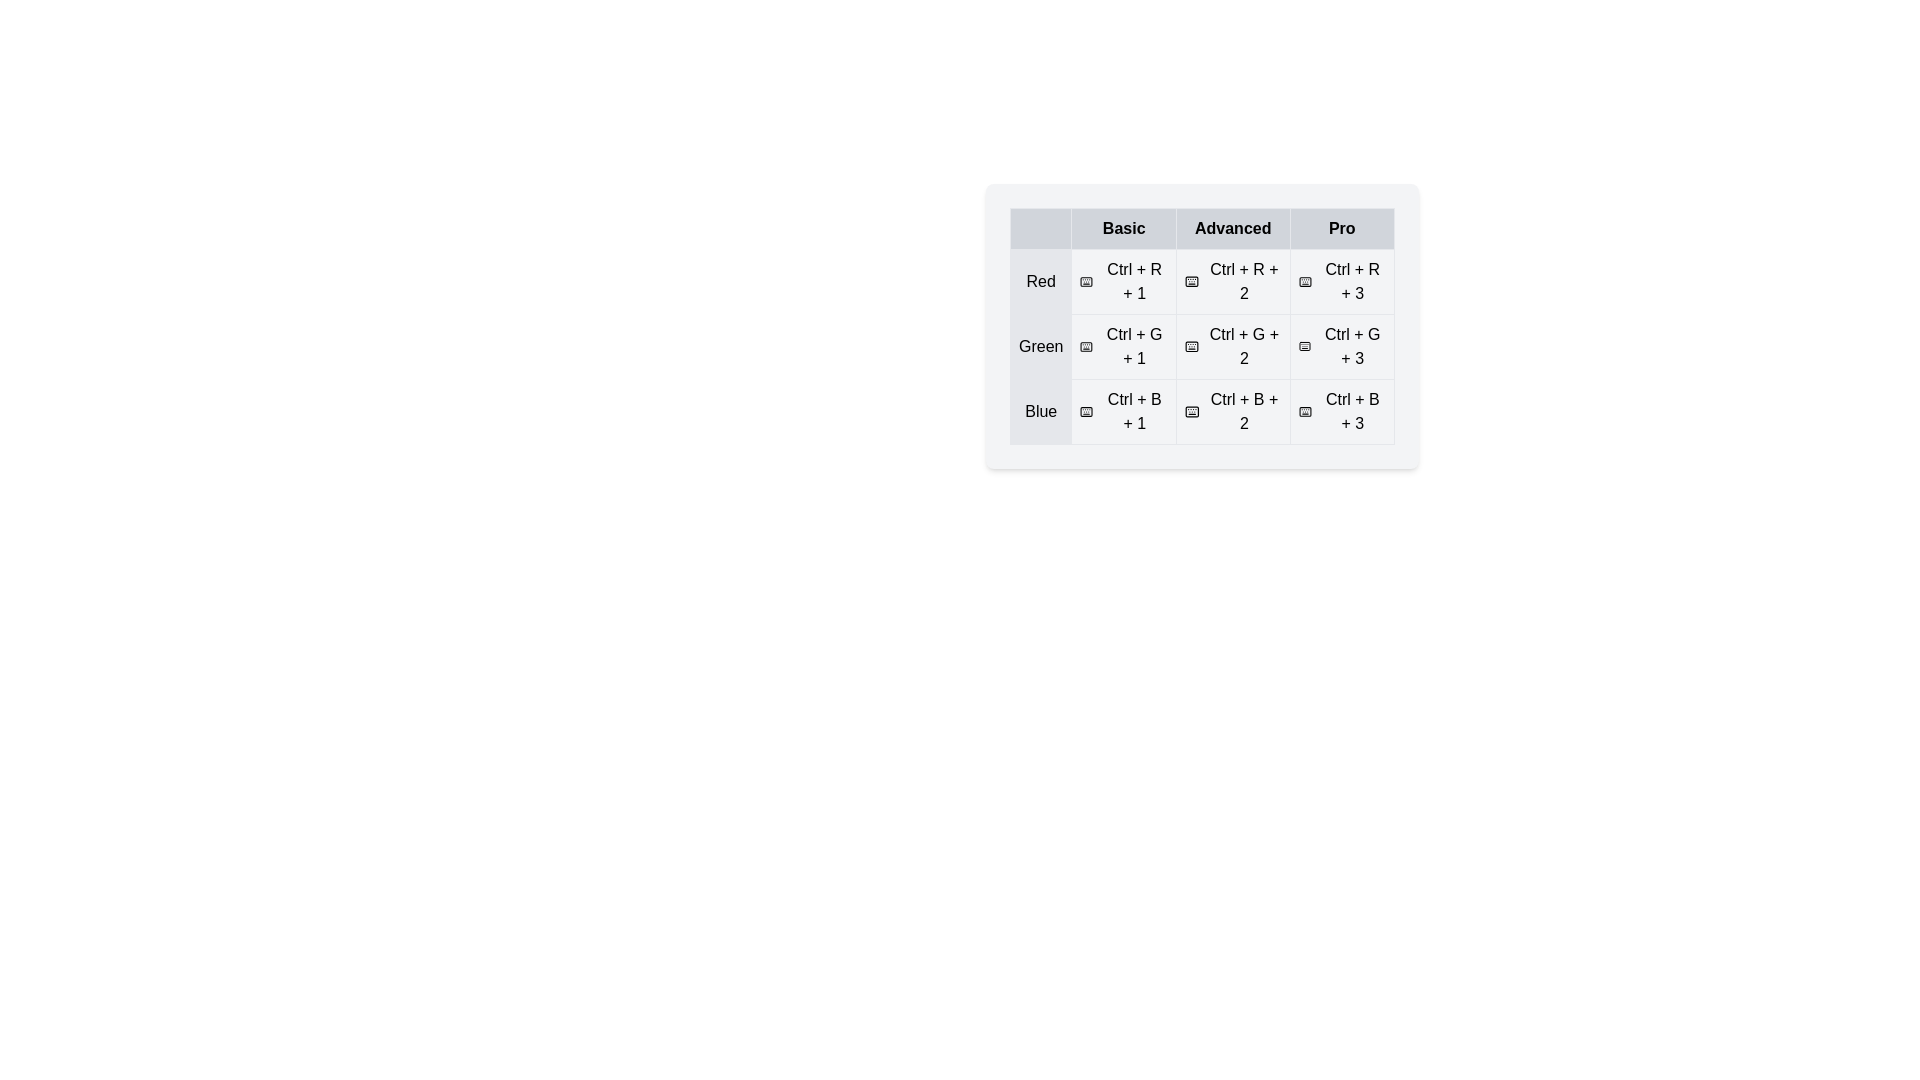 Image resolution: width=1920 pixels, height=1080 pixels. What do you see at coordinates (1232, 346) in the screenshot?
I see `text label that displays 'Ctrl + G + 2' accompanied by a keyboard icon, located in the second cell of the second row in the 'Advanced' column and 'Green' row` at bounding box center [1232, 346].